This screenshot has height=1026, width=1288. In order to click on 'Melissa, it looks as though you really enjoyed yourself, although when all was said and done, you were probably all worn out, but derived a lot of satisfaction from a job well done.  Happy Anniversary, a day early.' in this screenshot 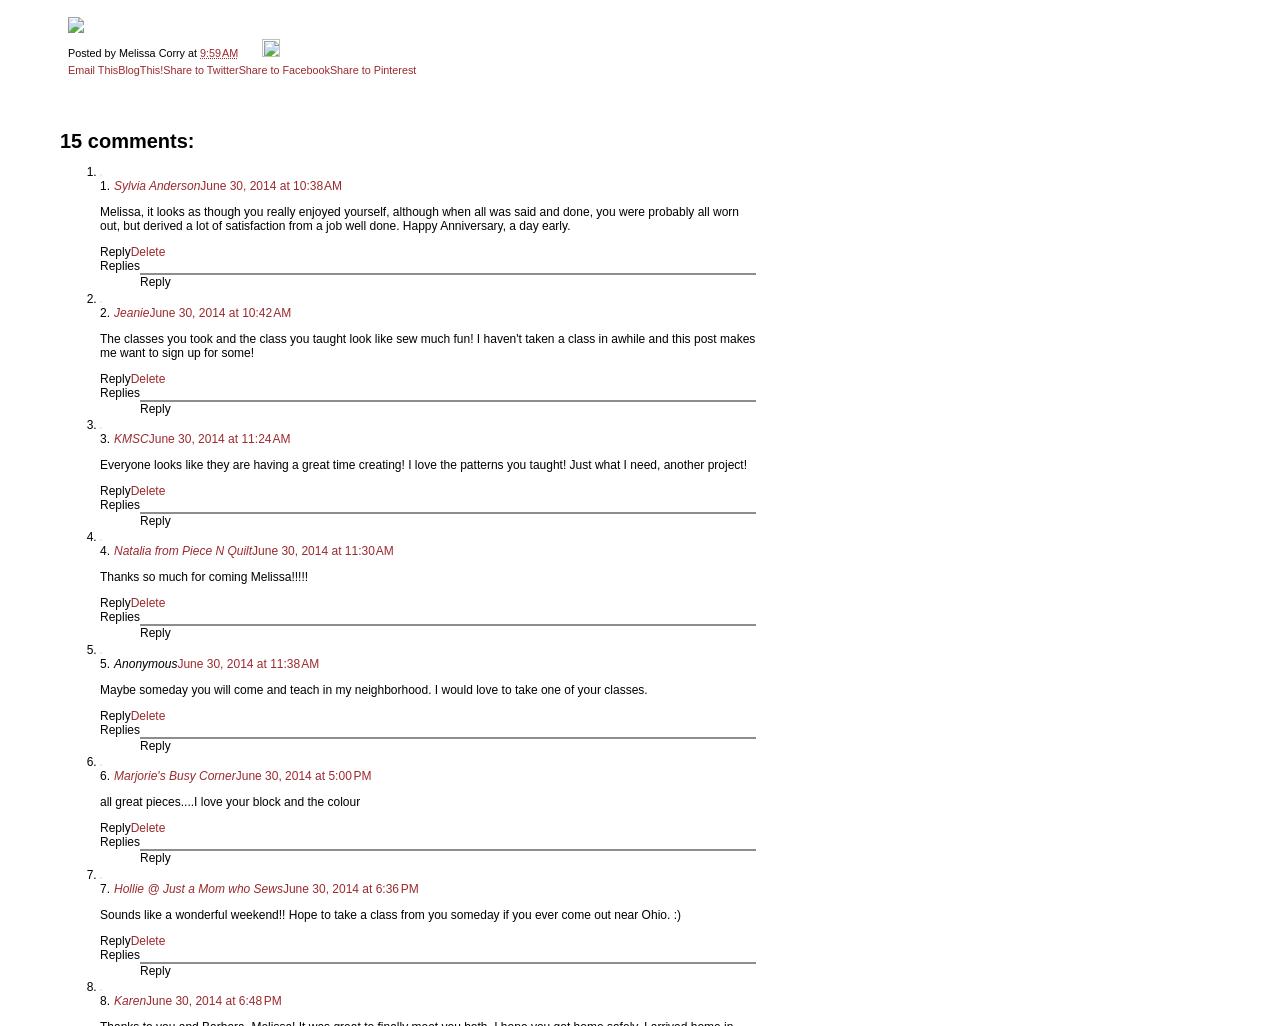, I will do `click(419, 219)`.